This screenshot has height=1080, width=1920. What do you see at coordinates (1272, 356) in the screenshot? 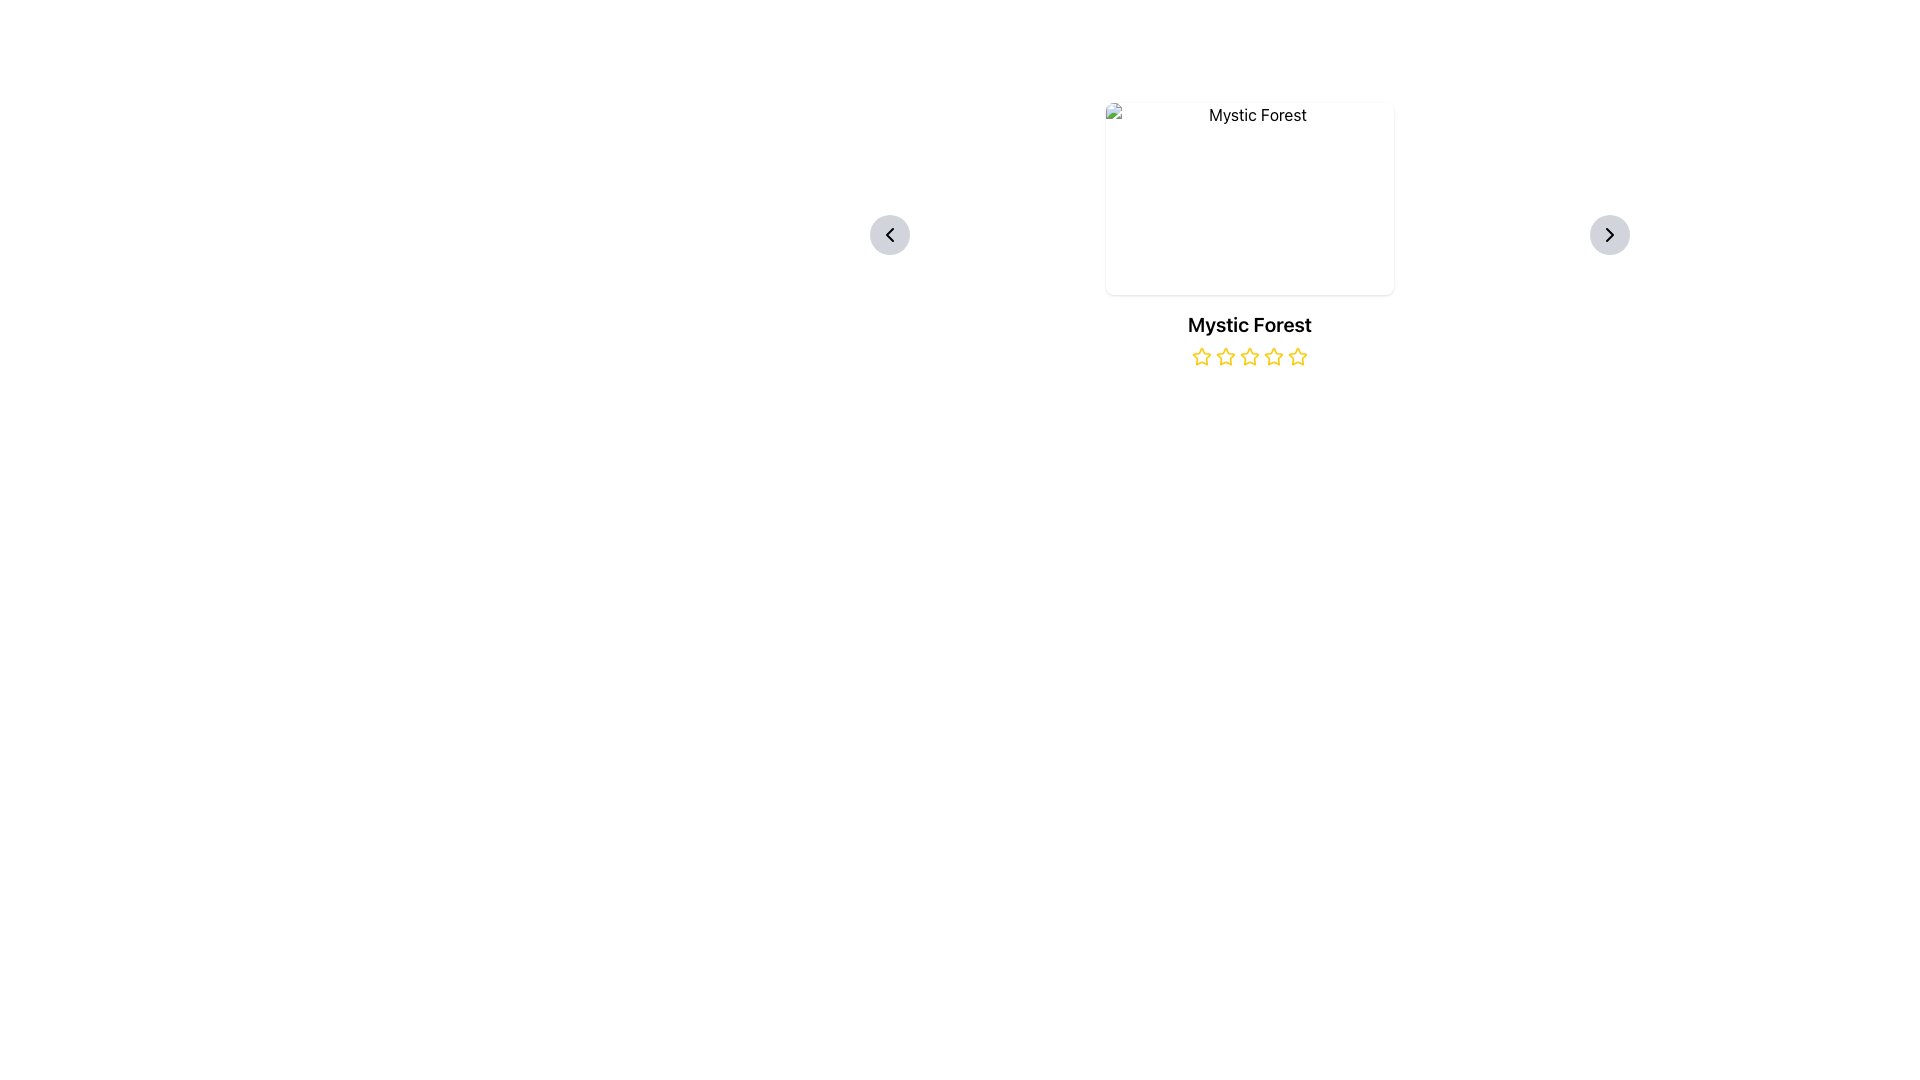
I see `the fourth star icon with a yellow border under the 'Mystic Forest' label` at bounding box center [1272, 356].